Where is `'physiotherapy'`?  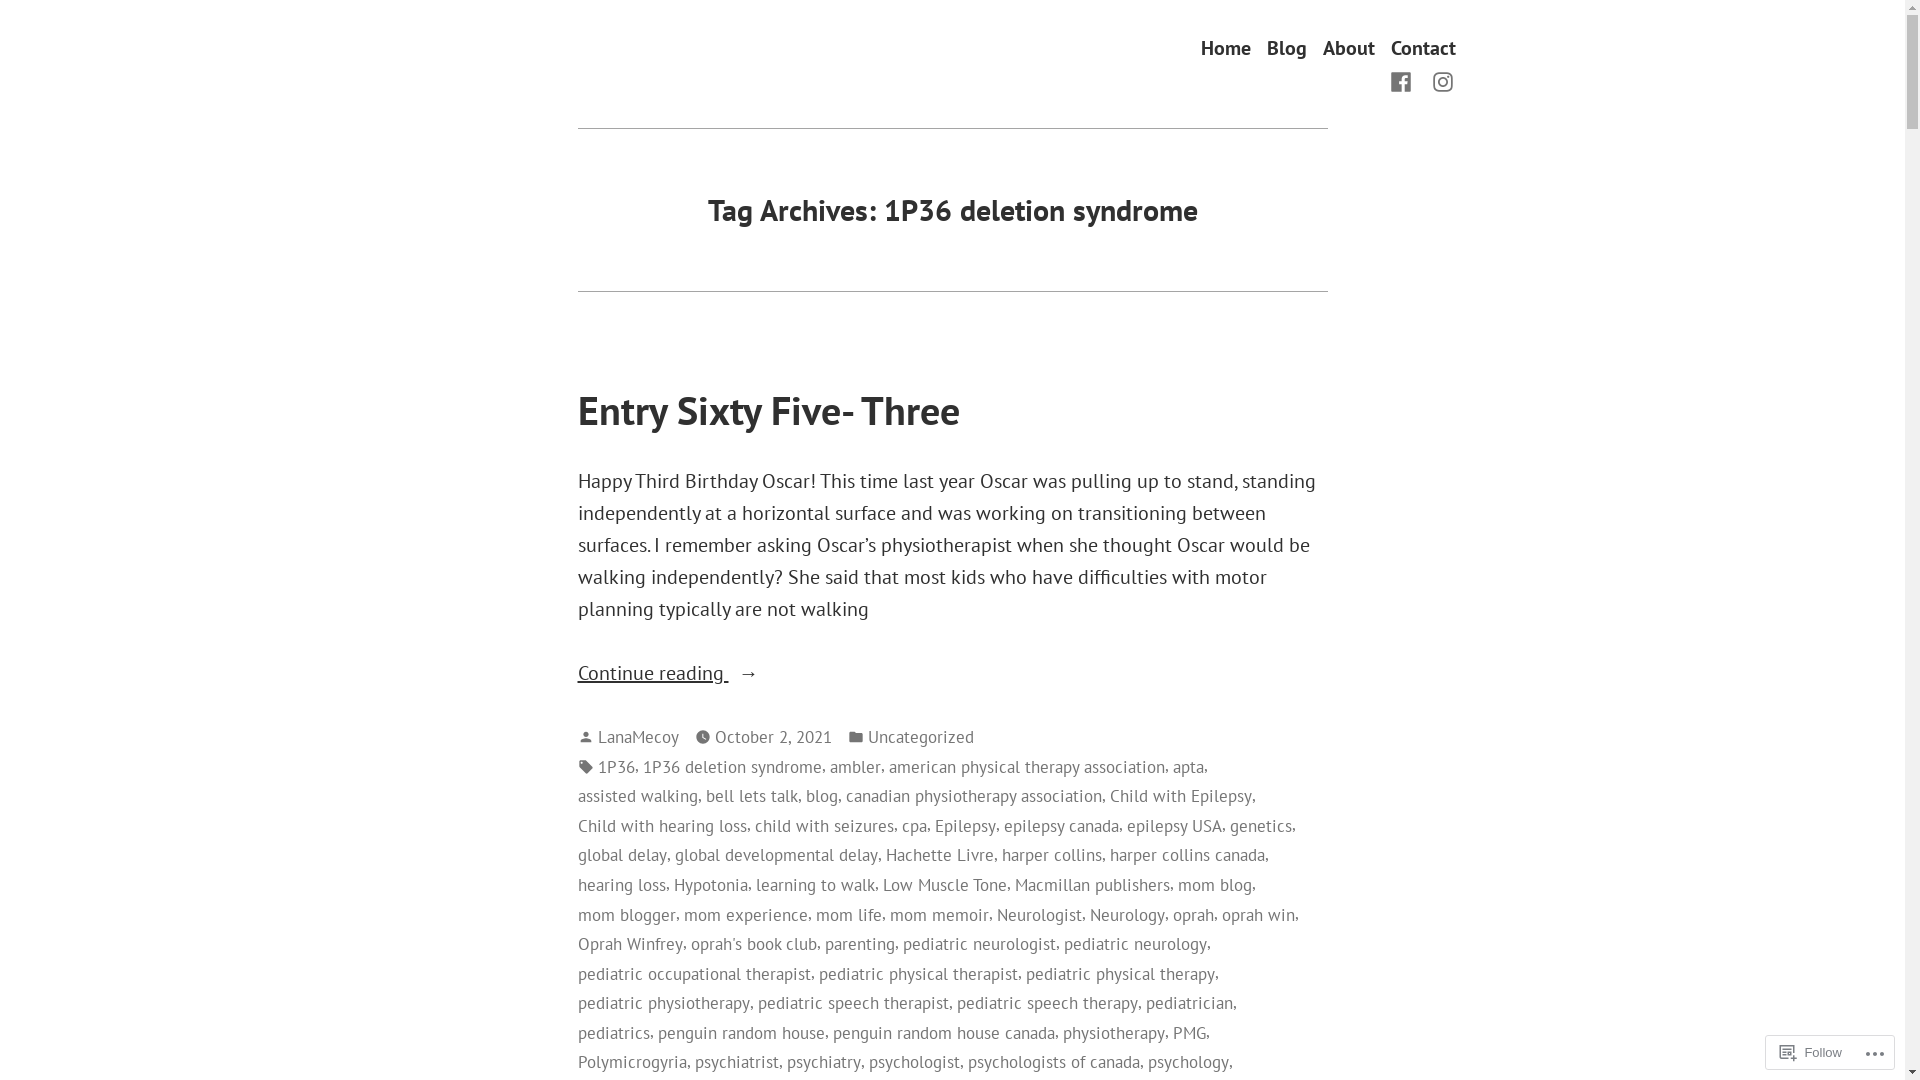 'physiotherapy' is located at coordinates (1112, 1033).